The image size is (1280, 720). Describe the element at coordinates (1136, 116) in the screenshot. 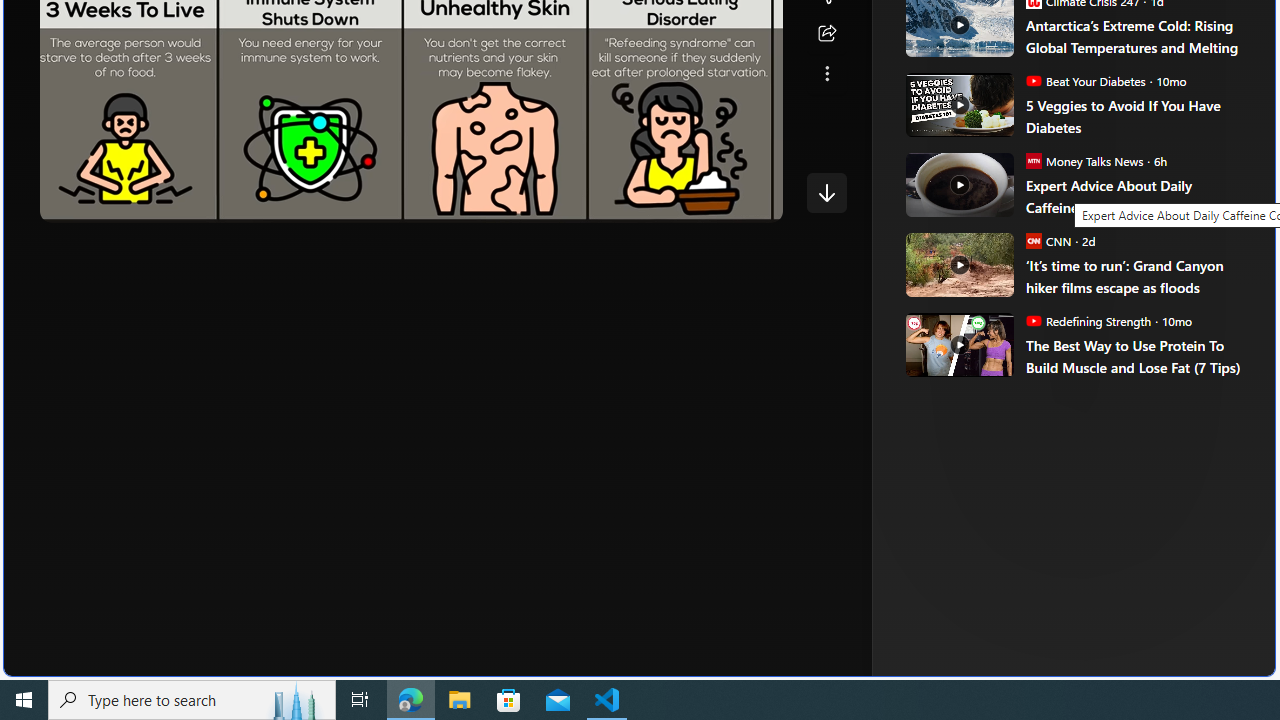

I see `'5 Veggies to Avoid If You Have Diabetes'` at that location.